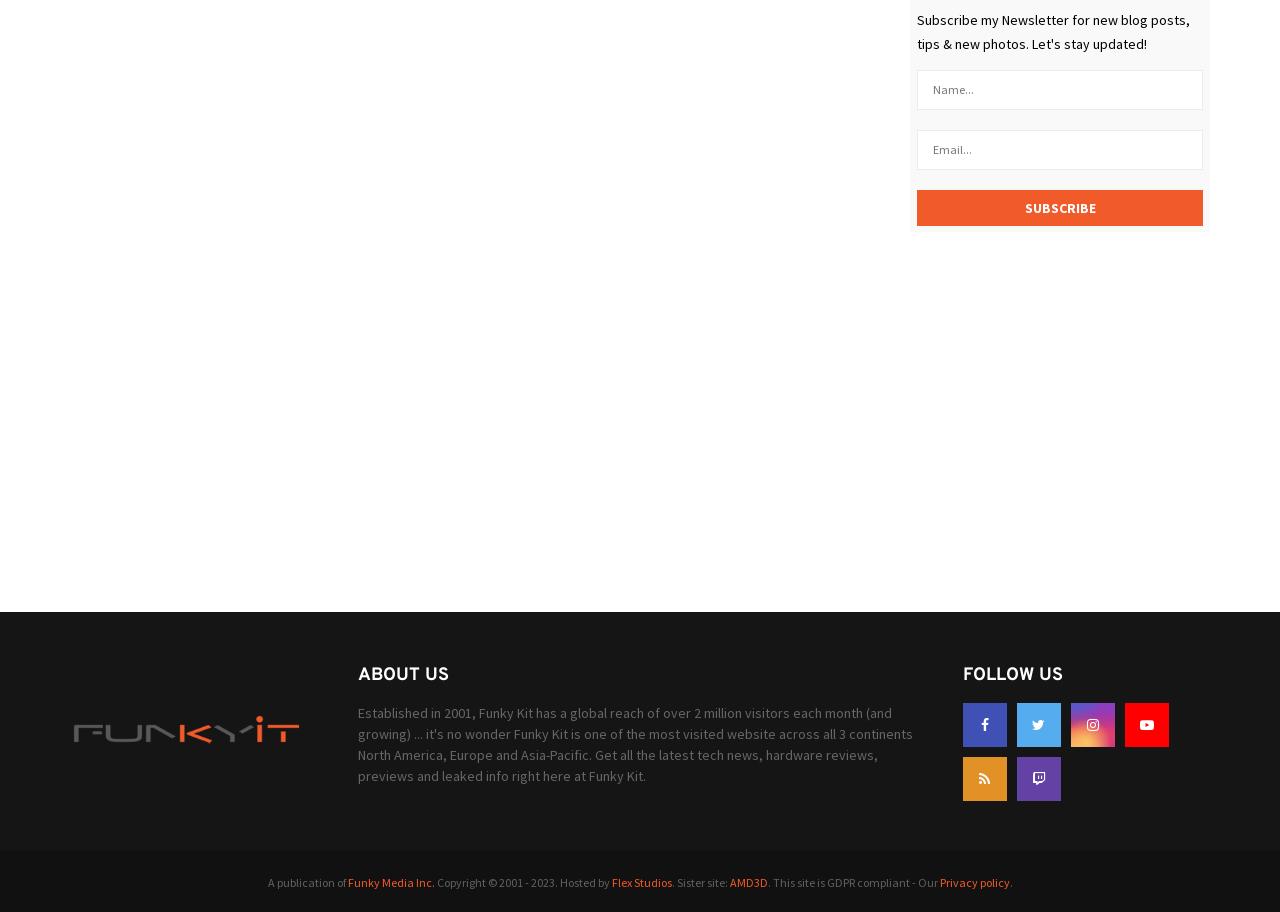 The width and height of the screenshot is (1280, 912). What do you see at coordinates (641, 880) in the screenshot?
I see `'Flex Studios'` at bounding box center [641, 880].